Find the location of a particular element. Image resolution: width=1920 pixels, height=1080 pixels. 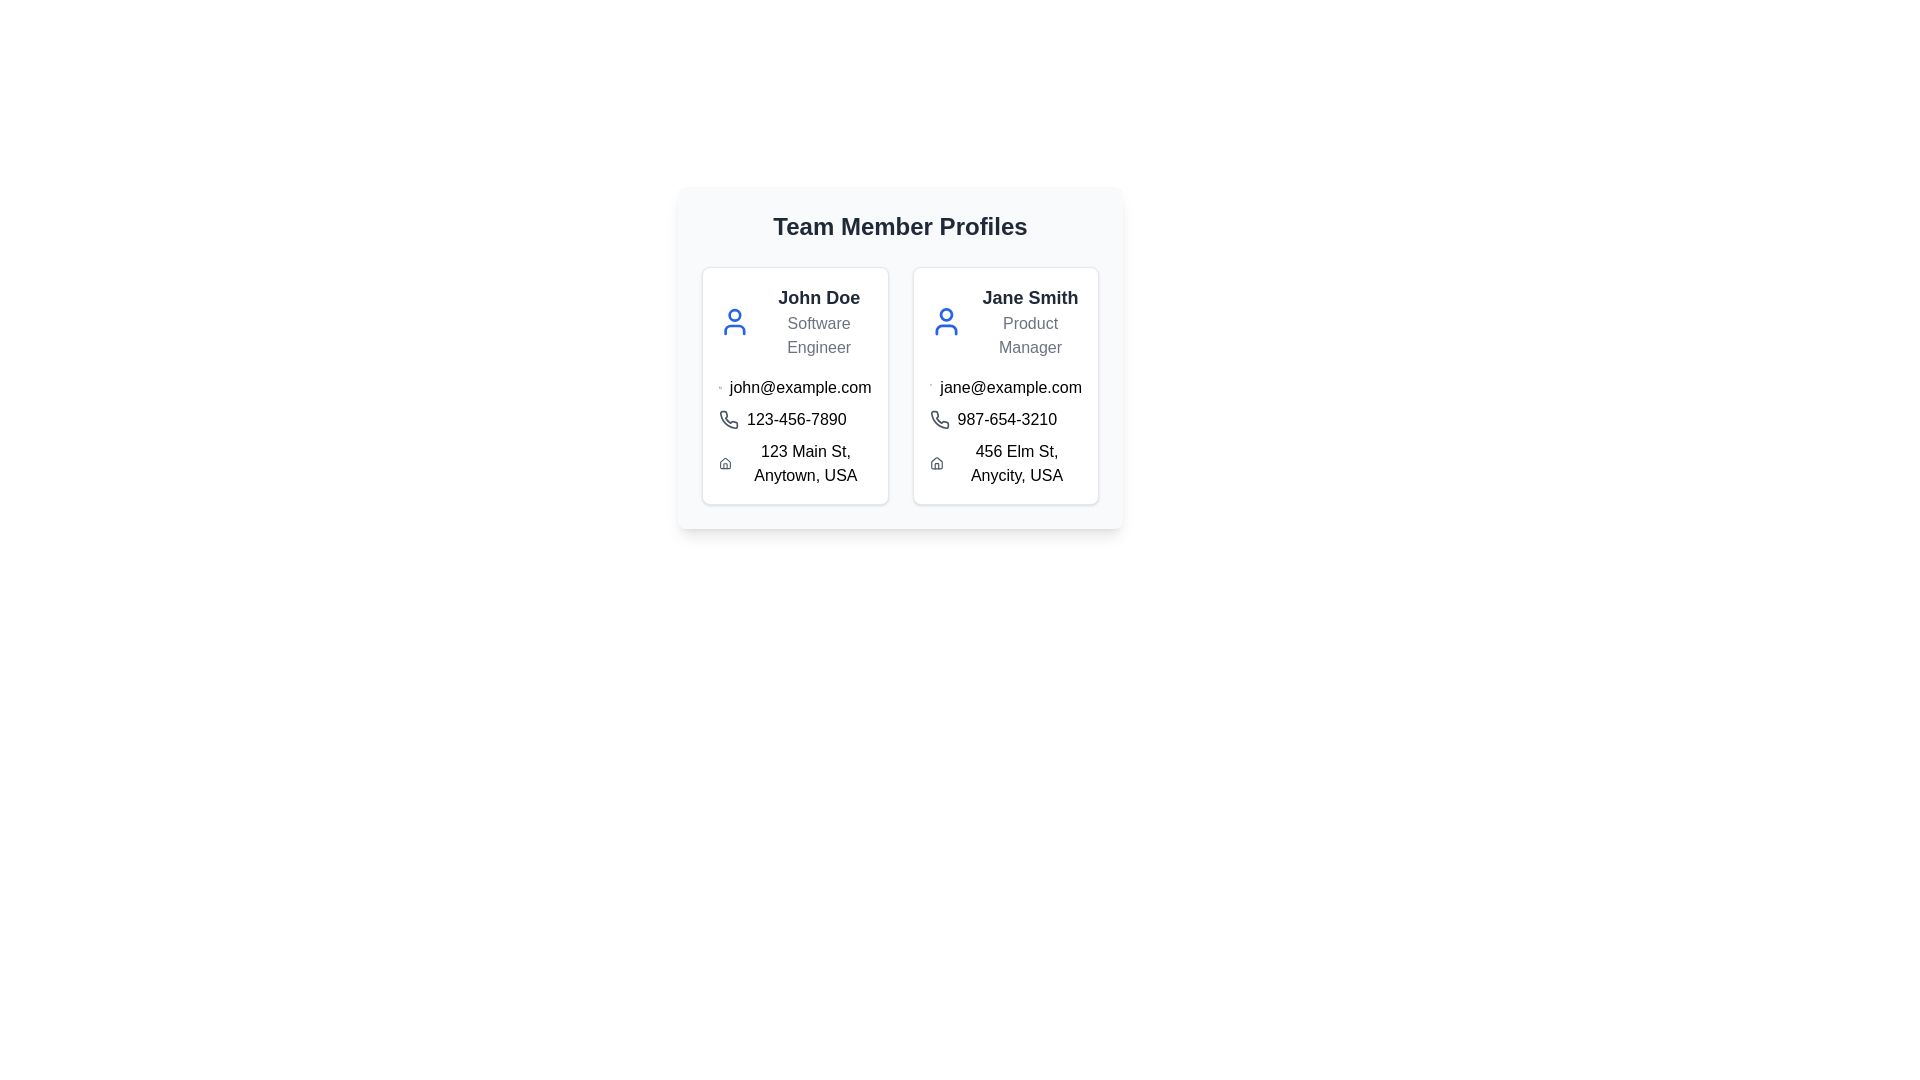

the house-shaped icon with a gray outline and white fill, located to the left of the text '123 Main St, Anytown, USA' in the user's profile card is located at coordinates (724, 463).